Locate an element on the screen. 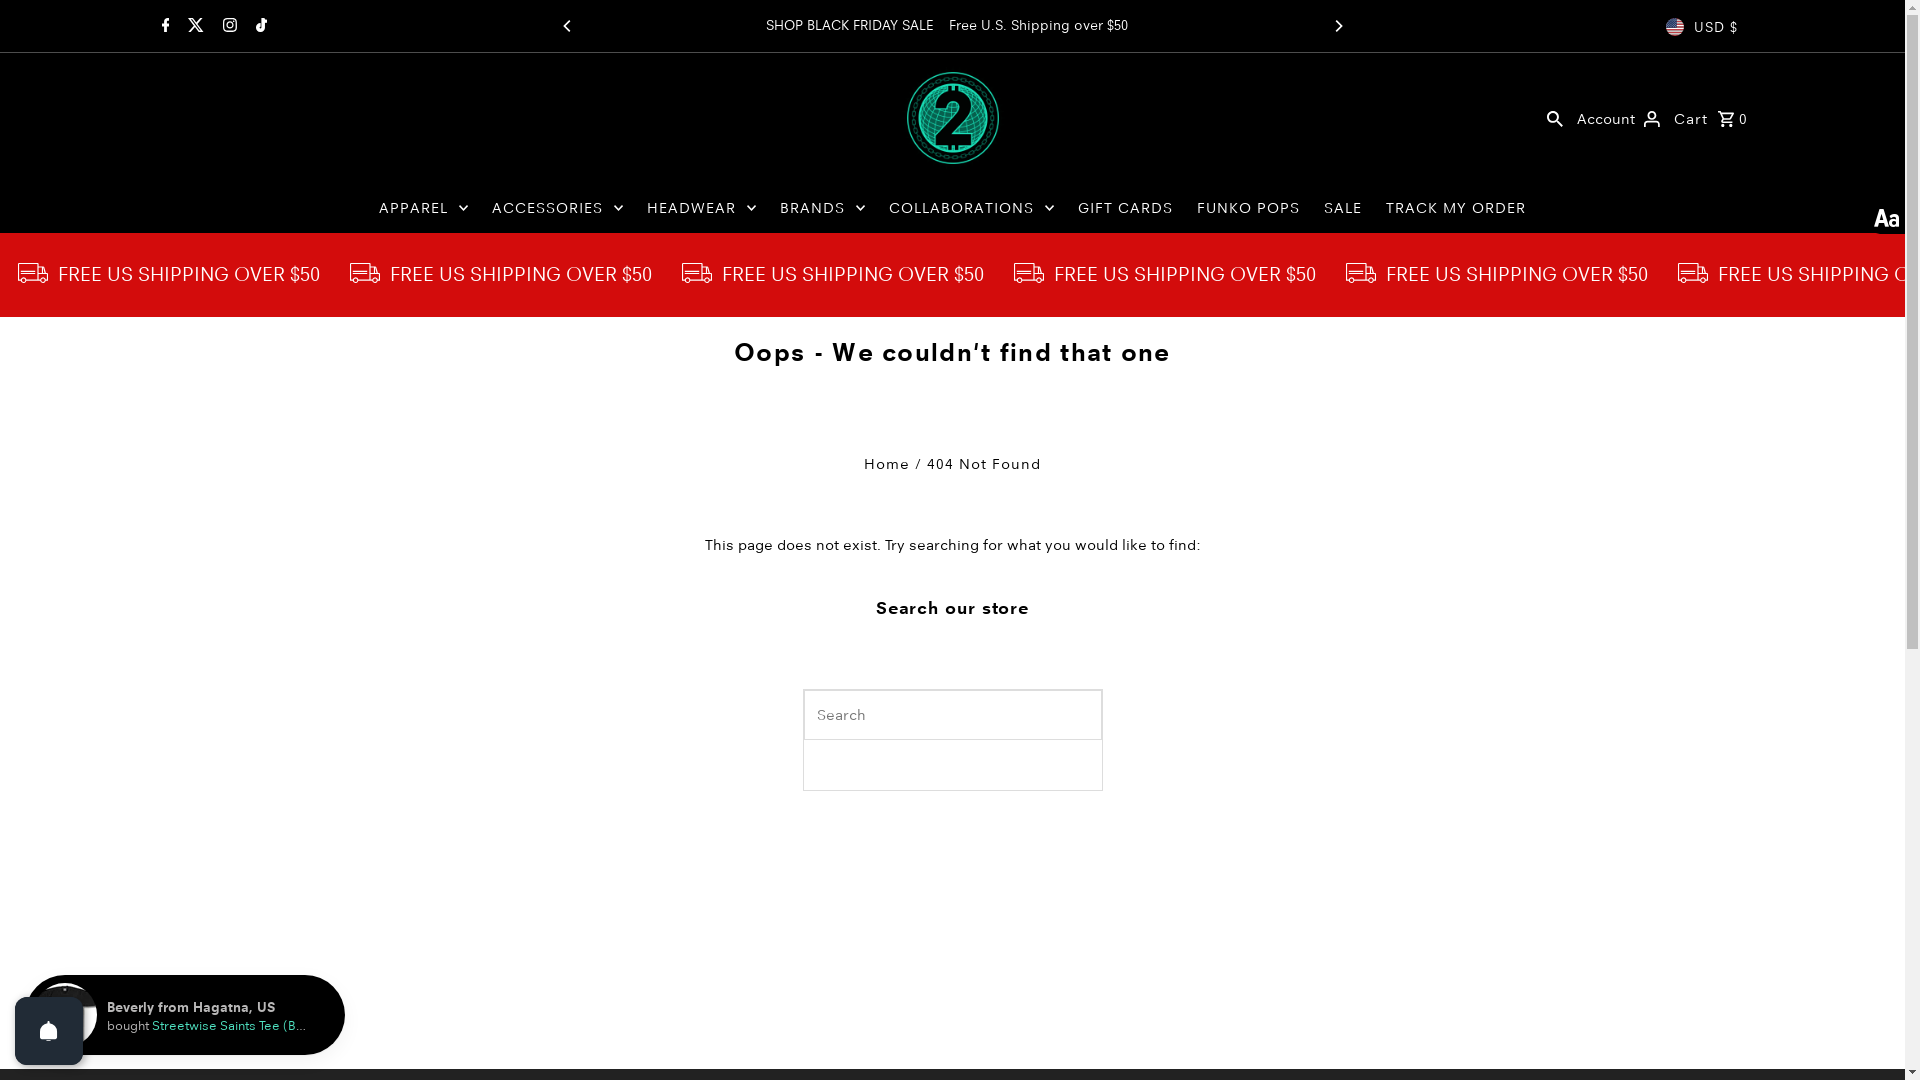 This screenshot has height=1080, width=1920. 'HEADWEAR' is located at coordinates (636, 208).